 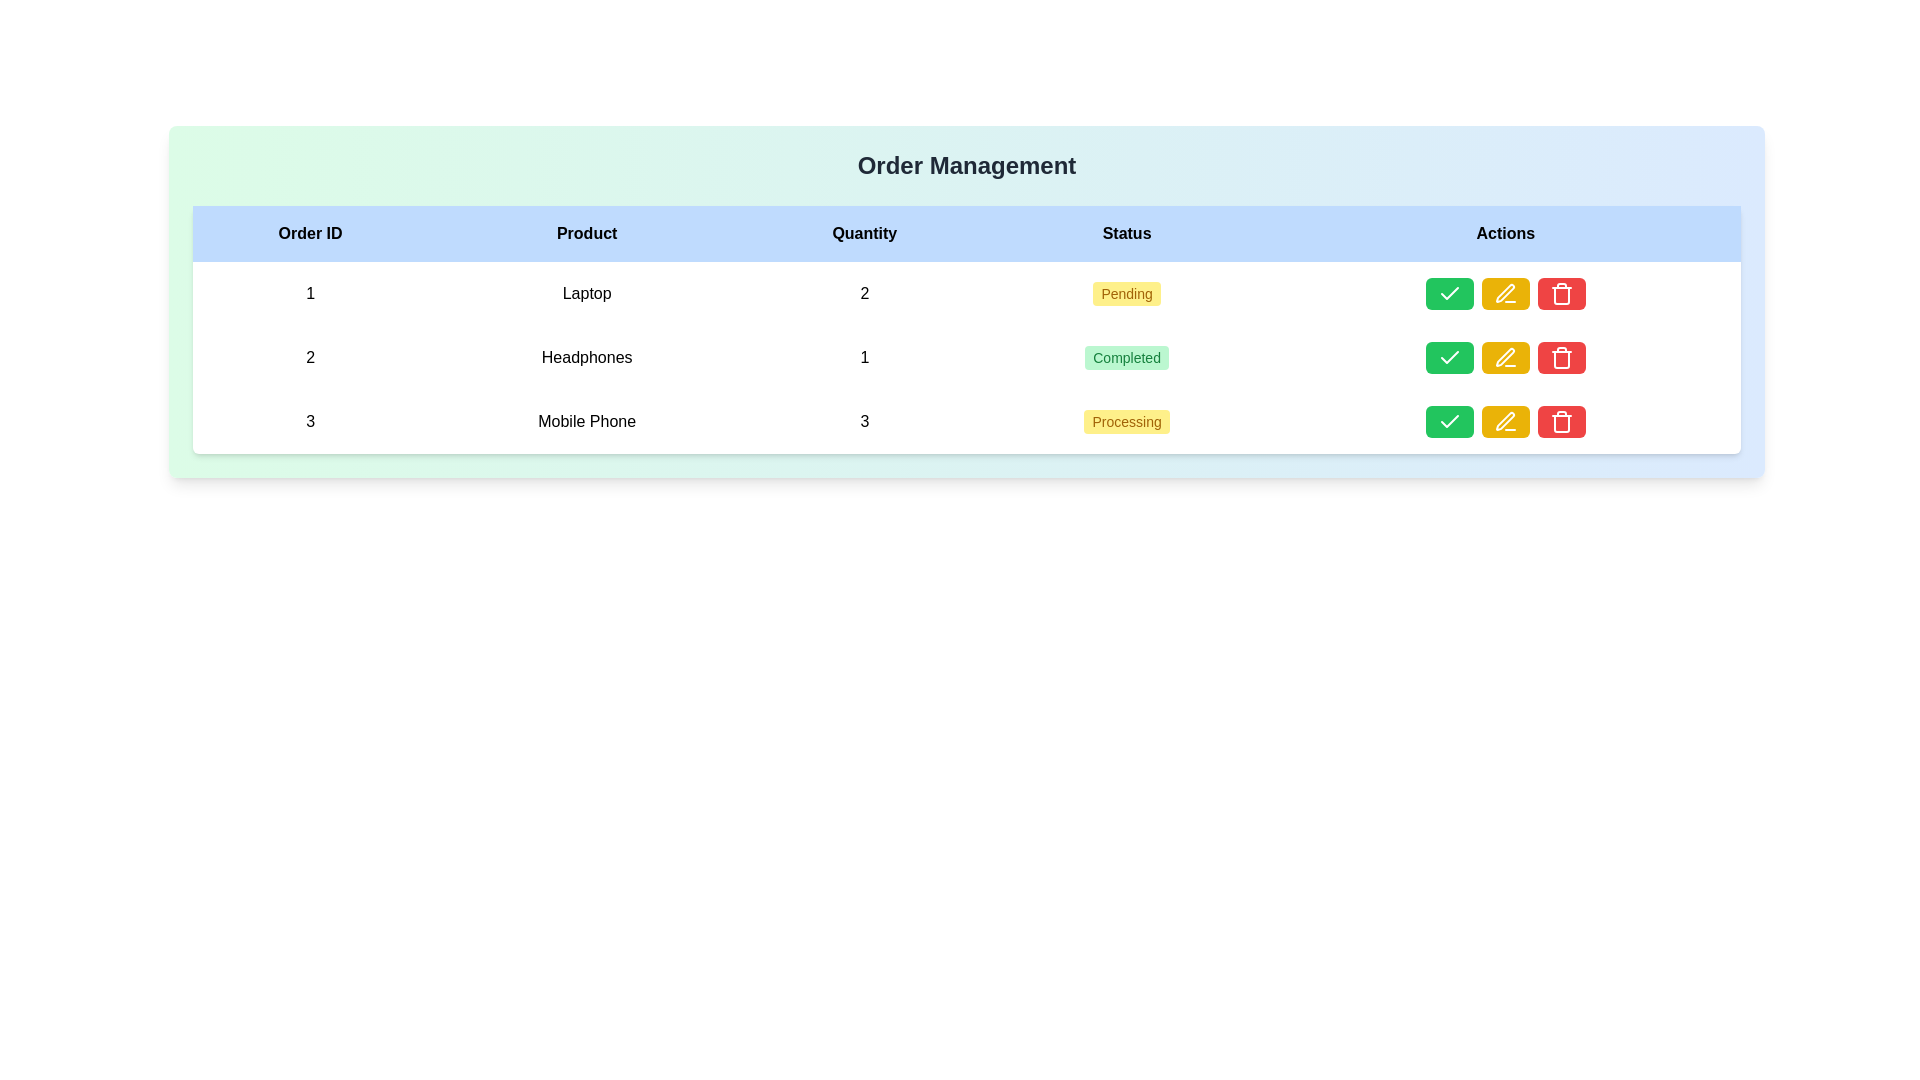 What do you see at coordinates (1505, 420) in the screenshot?
I see `the yellow button with a pencil icon in the center, located as the second button from the left in the 'Actions' column of the third row in the table, to initiate editing` at bounding box center [1505, 420].